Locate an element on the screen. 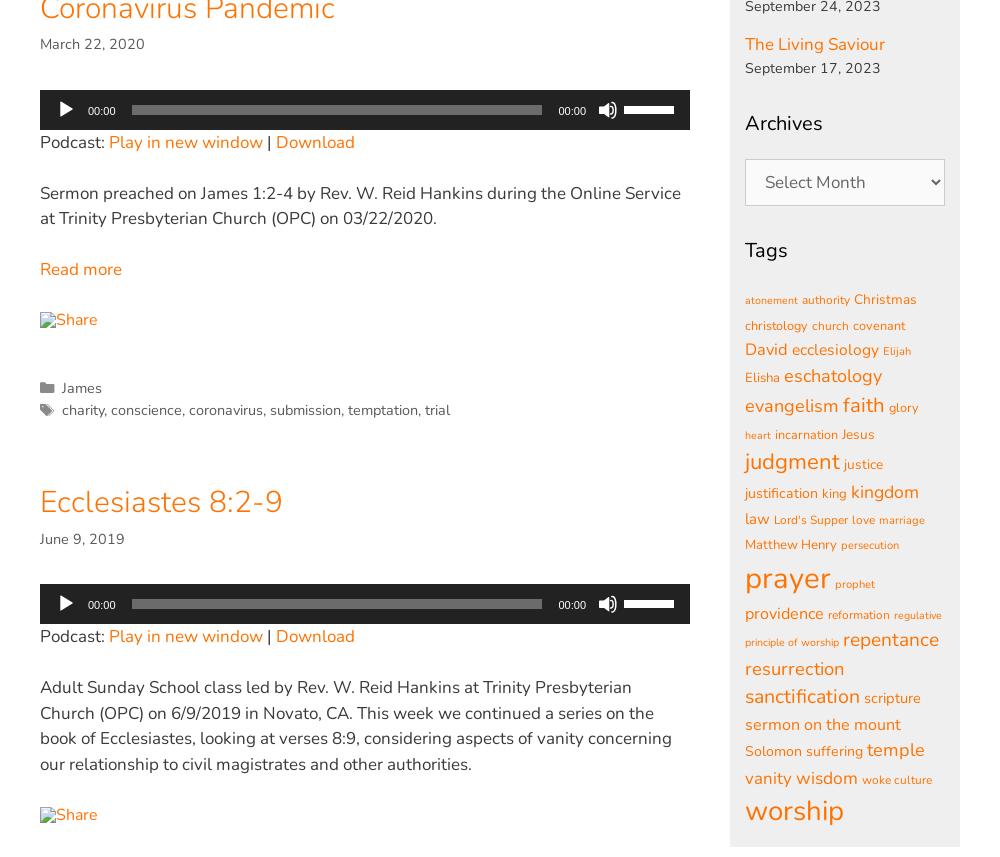  'faith' is located at coordinates (863, 403).